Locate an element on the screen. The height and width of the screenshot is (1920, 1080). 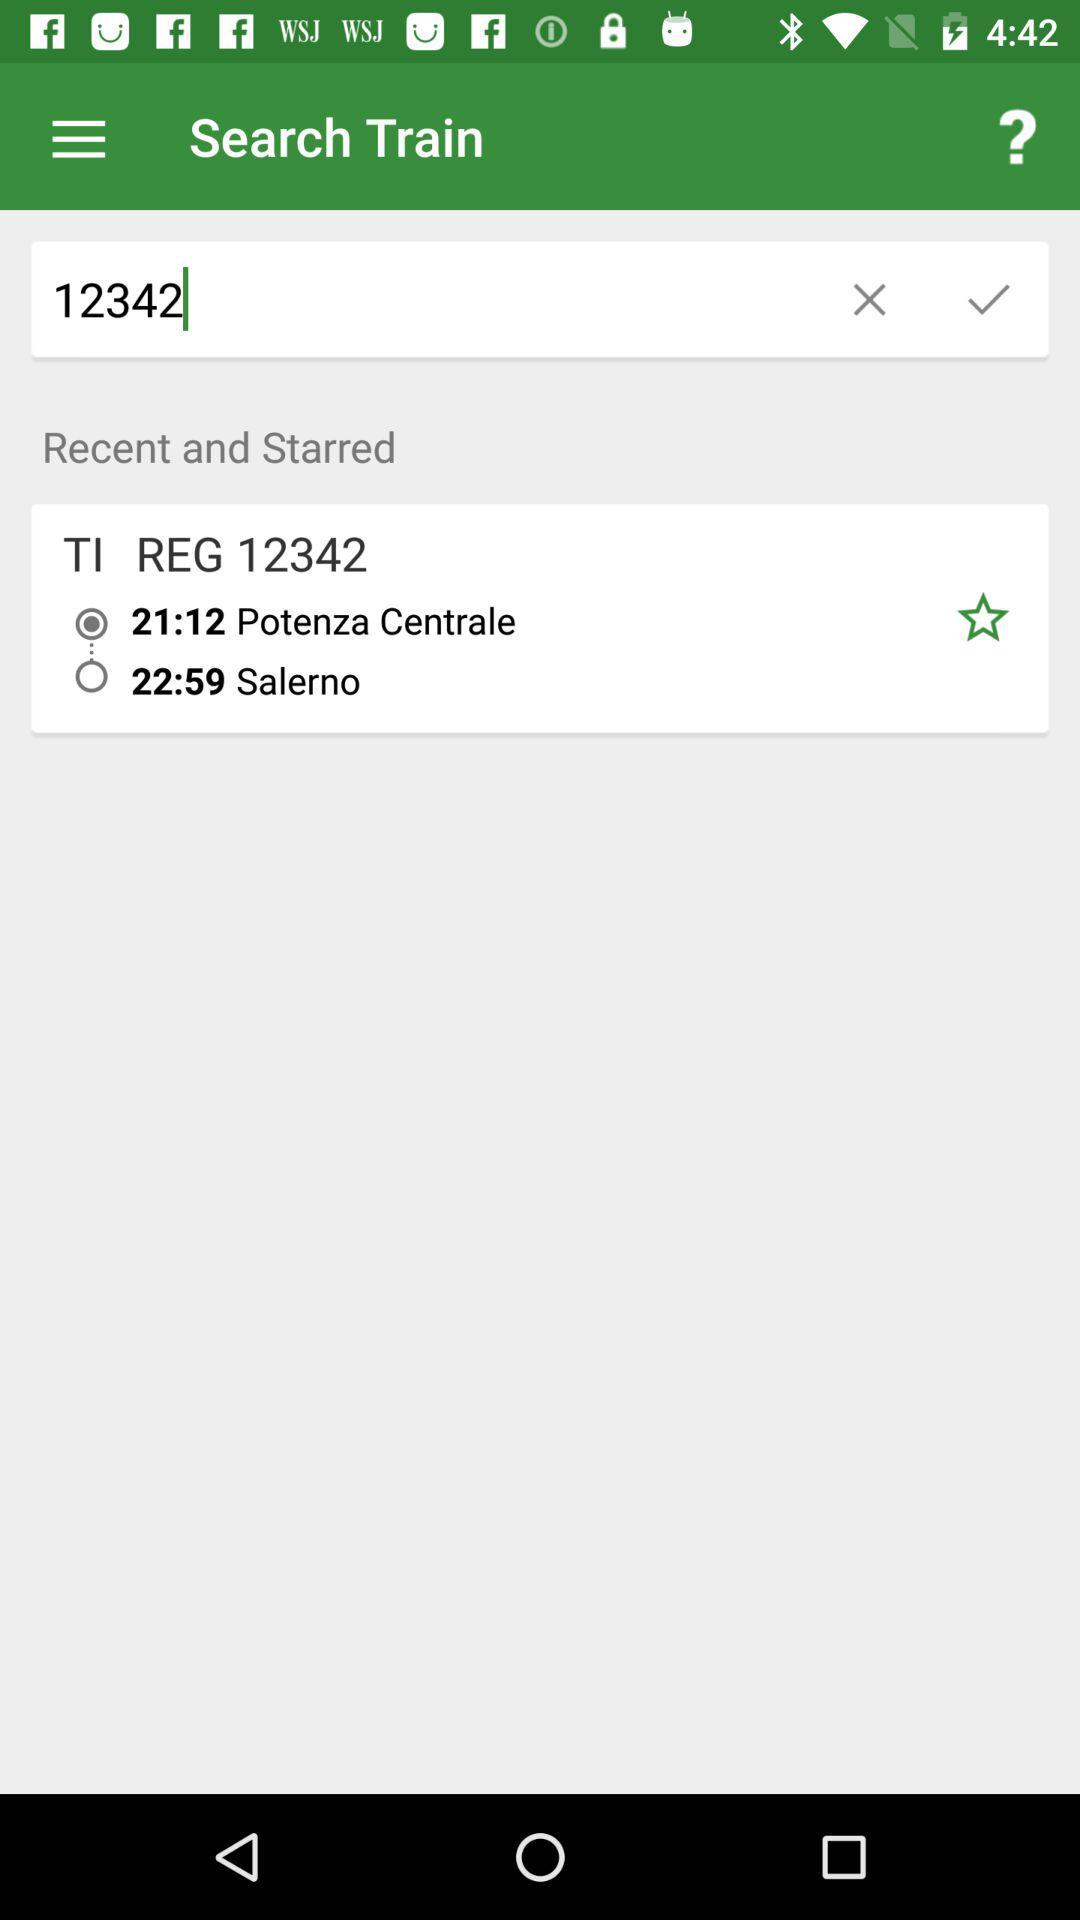
icon next to the search train icon is located at coordinates (88, 135).